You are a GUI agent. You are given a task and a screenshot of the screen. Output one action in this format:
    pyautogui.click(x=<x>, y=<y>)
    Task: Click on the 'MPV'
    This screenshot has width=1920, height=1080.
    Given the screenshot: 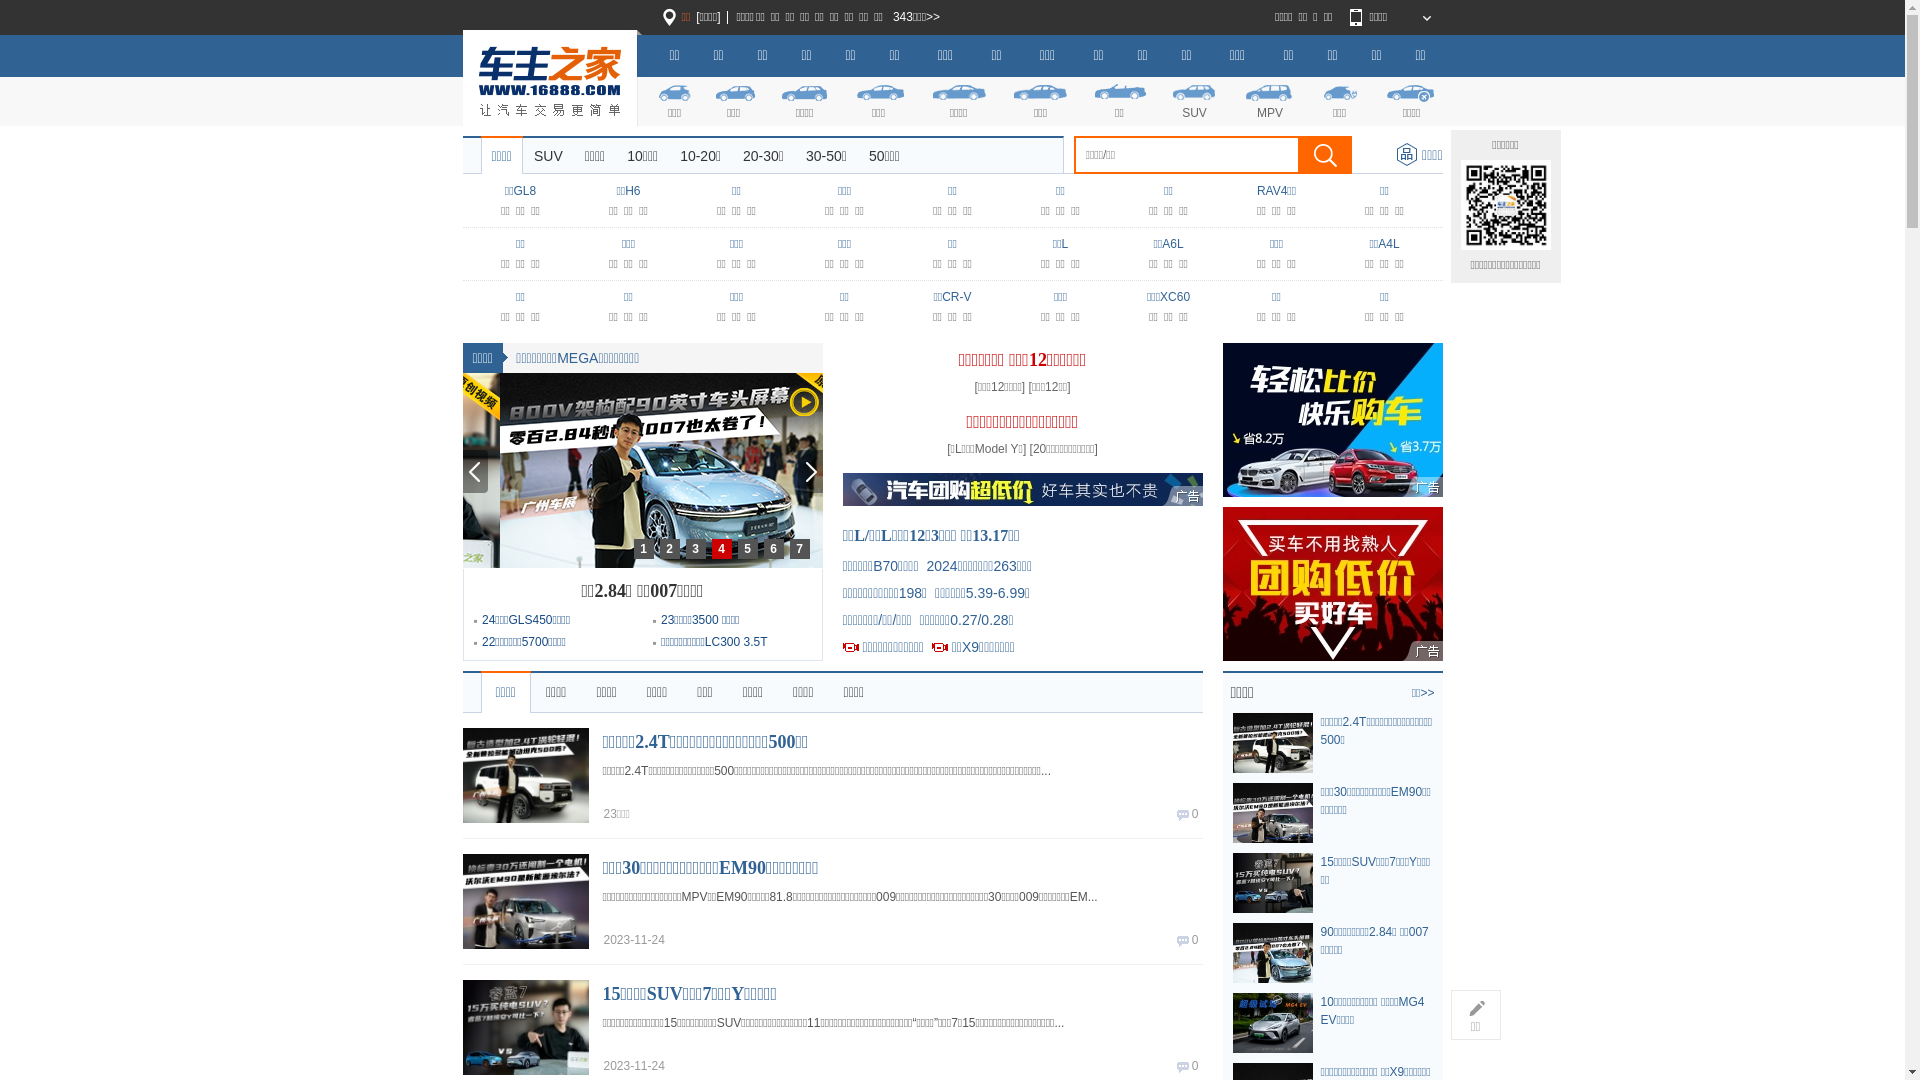 What is the action you would take?
    pyautogui.click(x=1268, y=99)
    